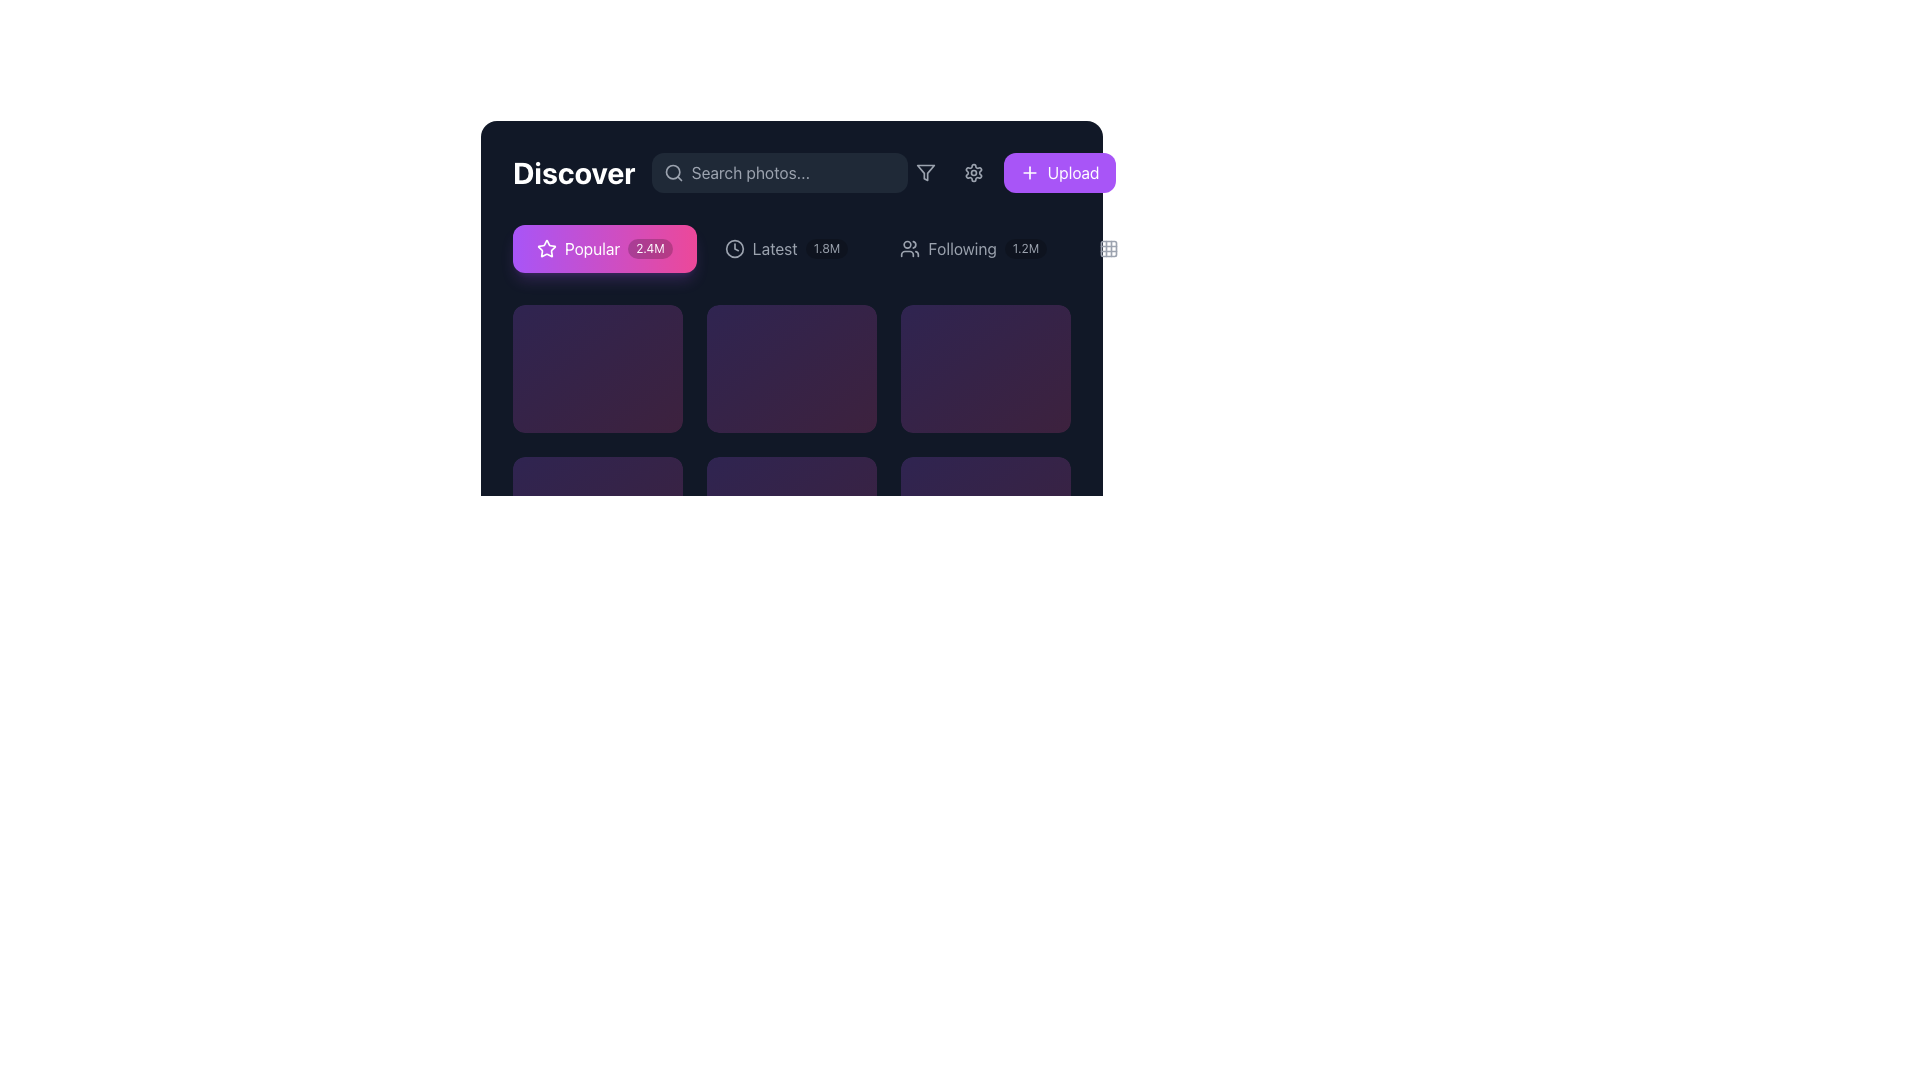  What do you see at coordinates (1108, 248) in the screenshot?
I see `the grid view icon located in the leftmost section of the collection navigation, immediately before the text label 'Collections'` at bounding box center [1108, 248].